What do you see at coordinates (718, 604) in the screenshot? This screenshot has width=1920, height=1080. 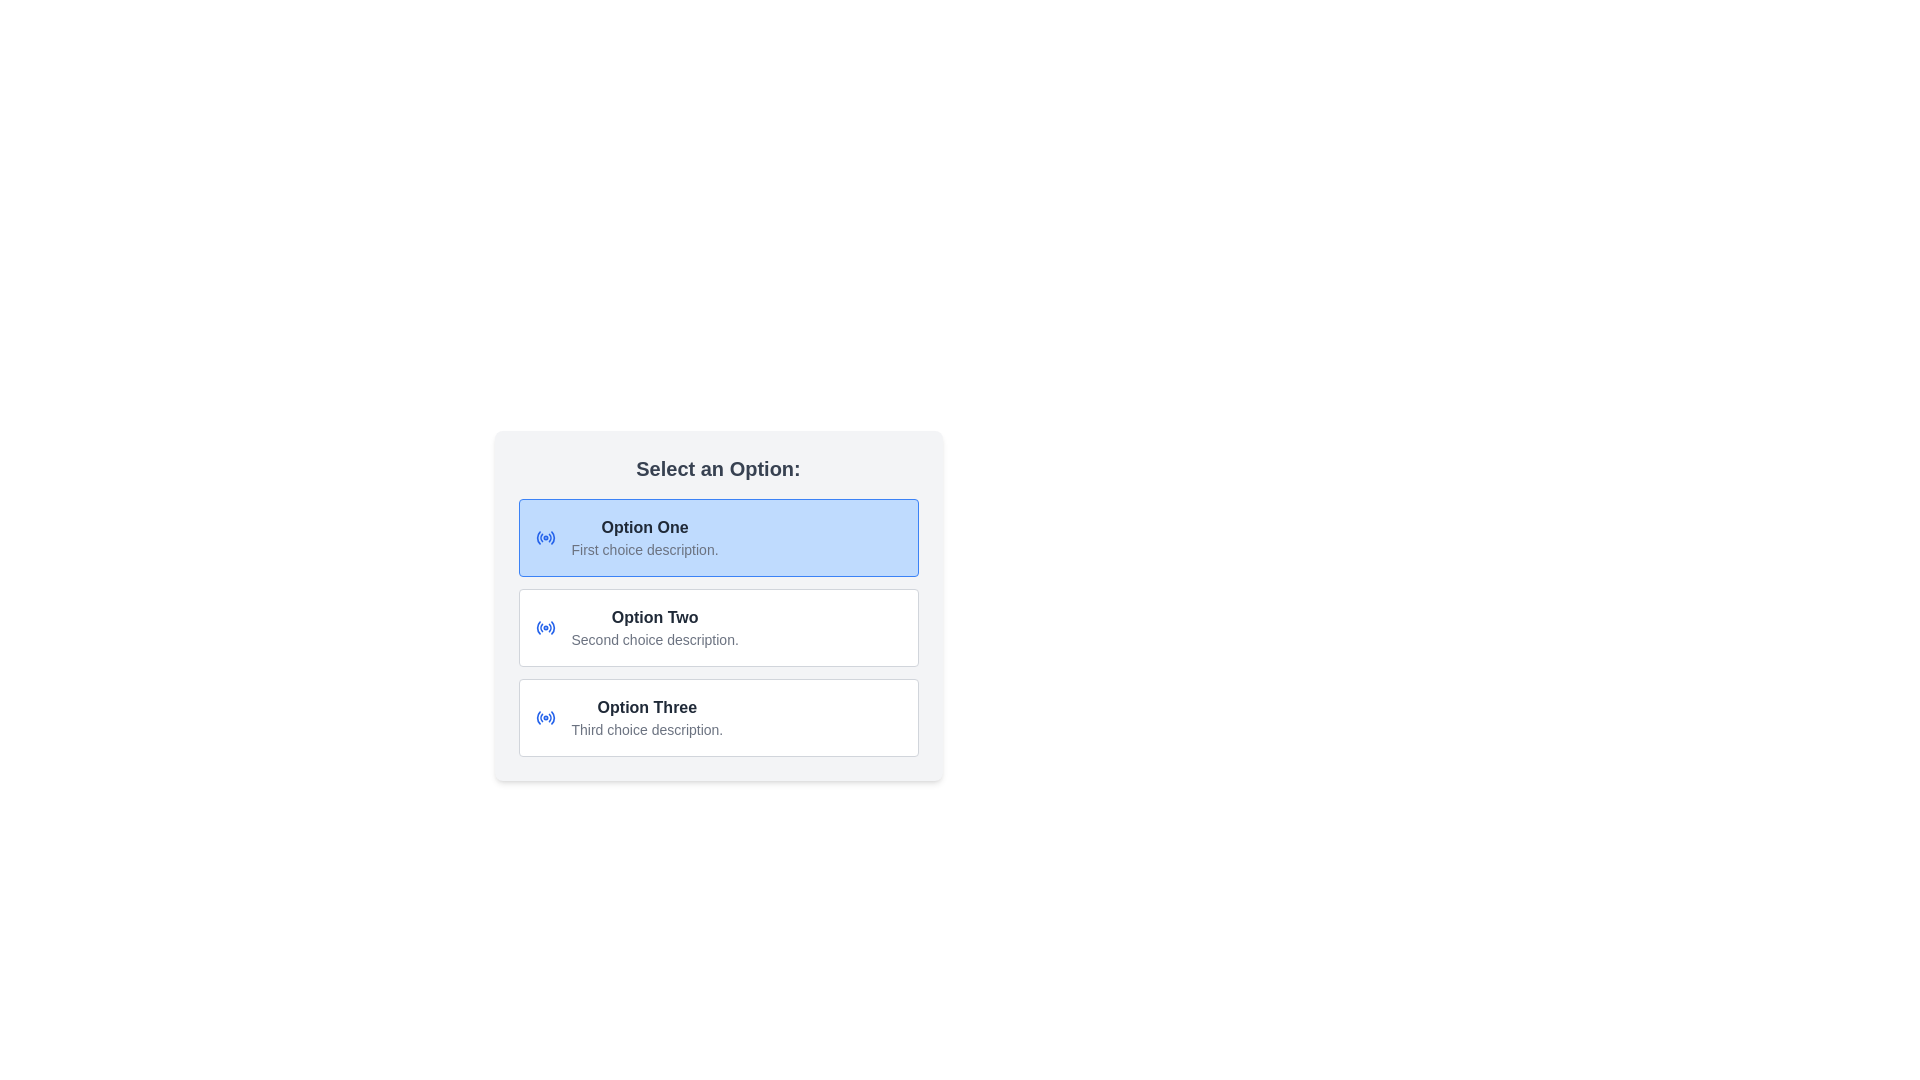 I see `the second selectable option in the radio button group labeled 'Select an Option:'` at bounding box center [718, 604].